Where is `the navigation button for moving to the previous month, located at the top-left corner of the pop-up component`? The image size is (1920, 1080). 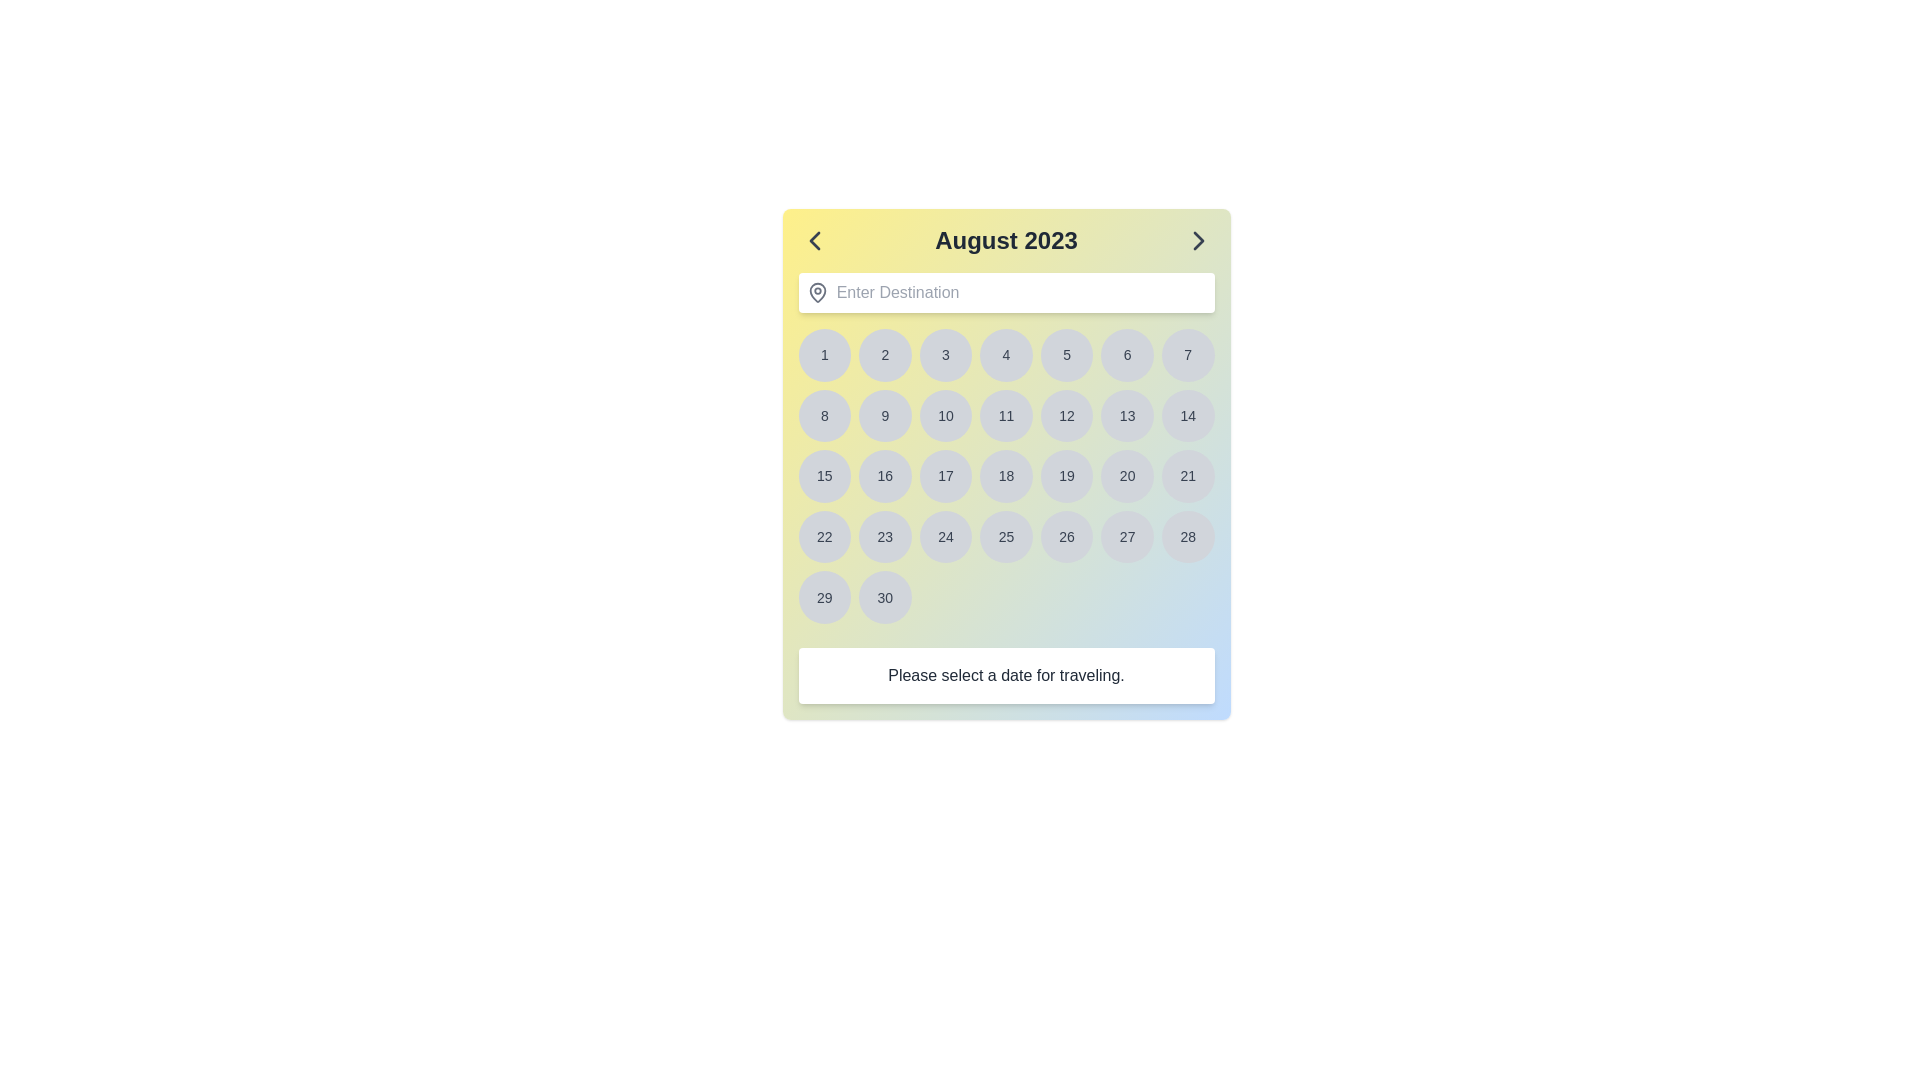
the navigation button for moving to the previous month, located at the top-left corner of the pop-up component is located at coordinates (814, 239).